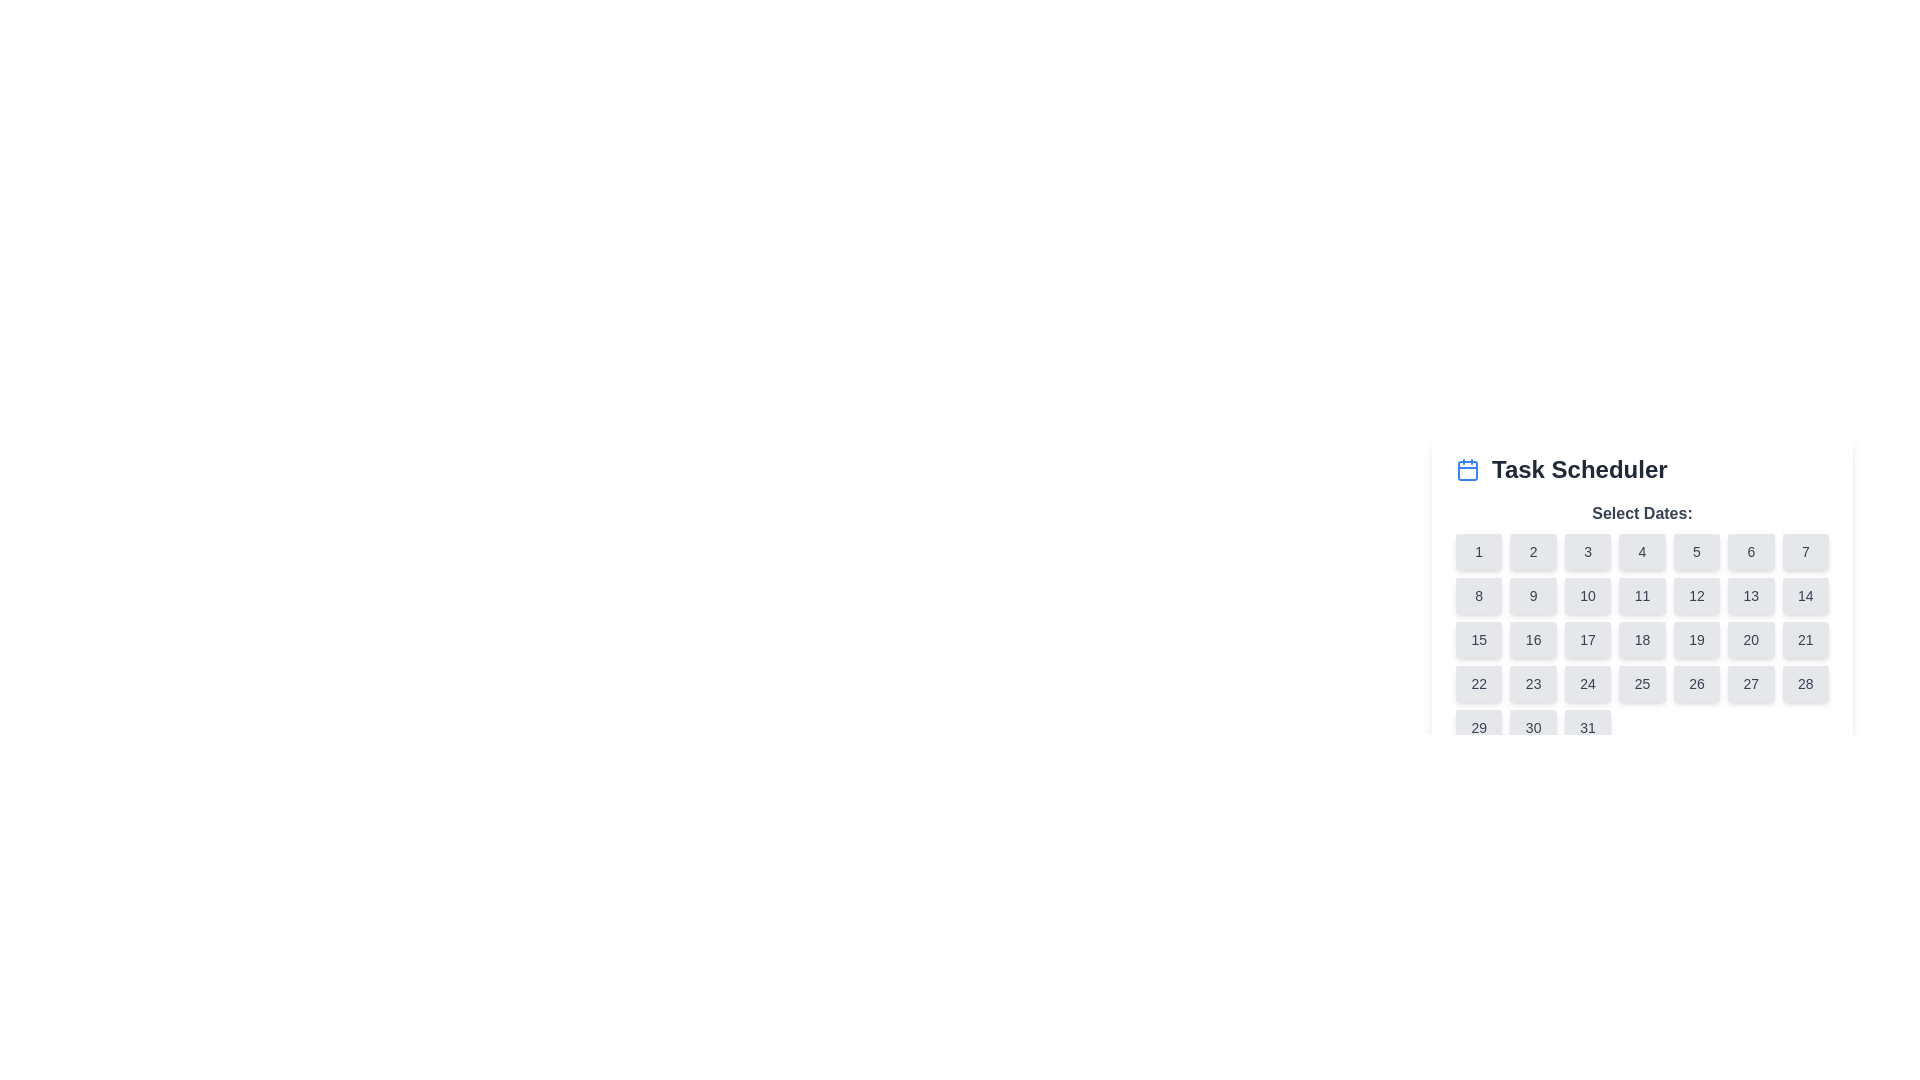 This screenshot has height=1080, width=1920. Describe the element at coordinates (1642, 623) in the screenshot. I see `the date button on the calendar grid located under the title 'Select Dates:' in the task scheduling interface` at that location.